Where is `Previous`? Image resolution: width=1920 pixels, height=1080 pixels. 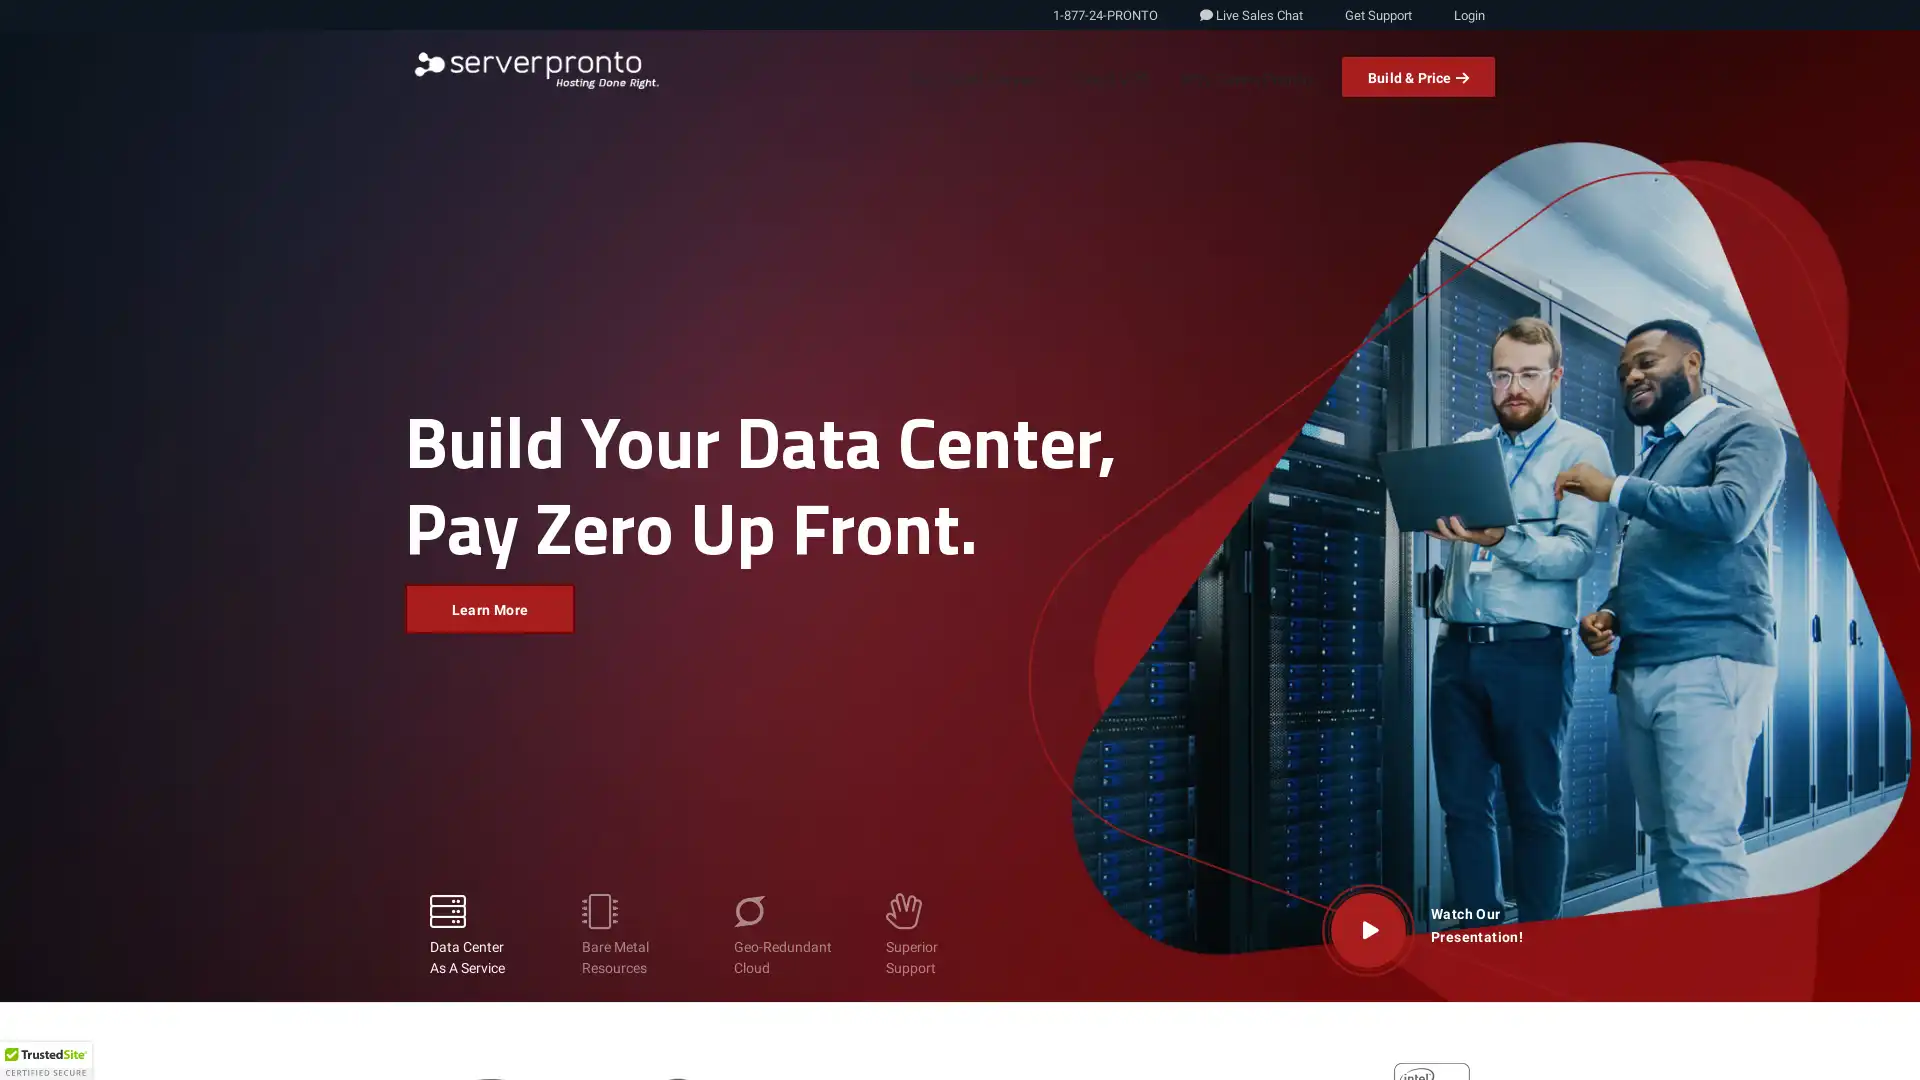 Previous is located at coordinates (61, 535).